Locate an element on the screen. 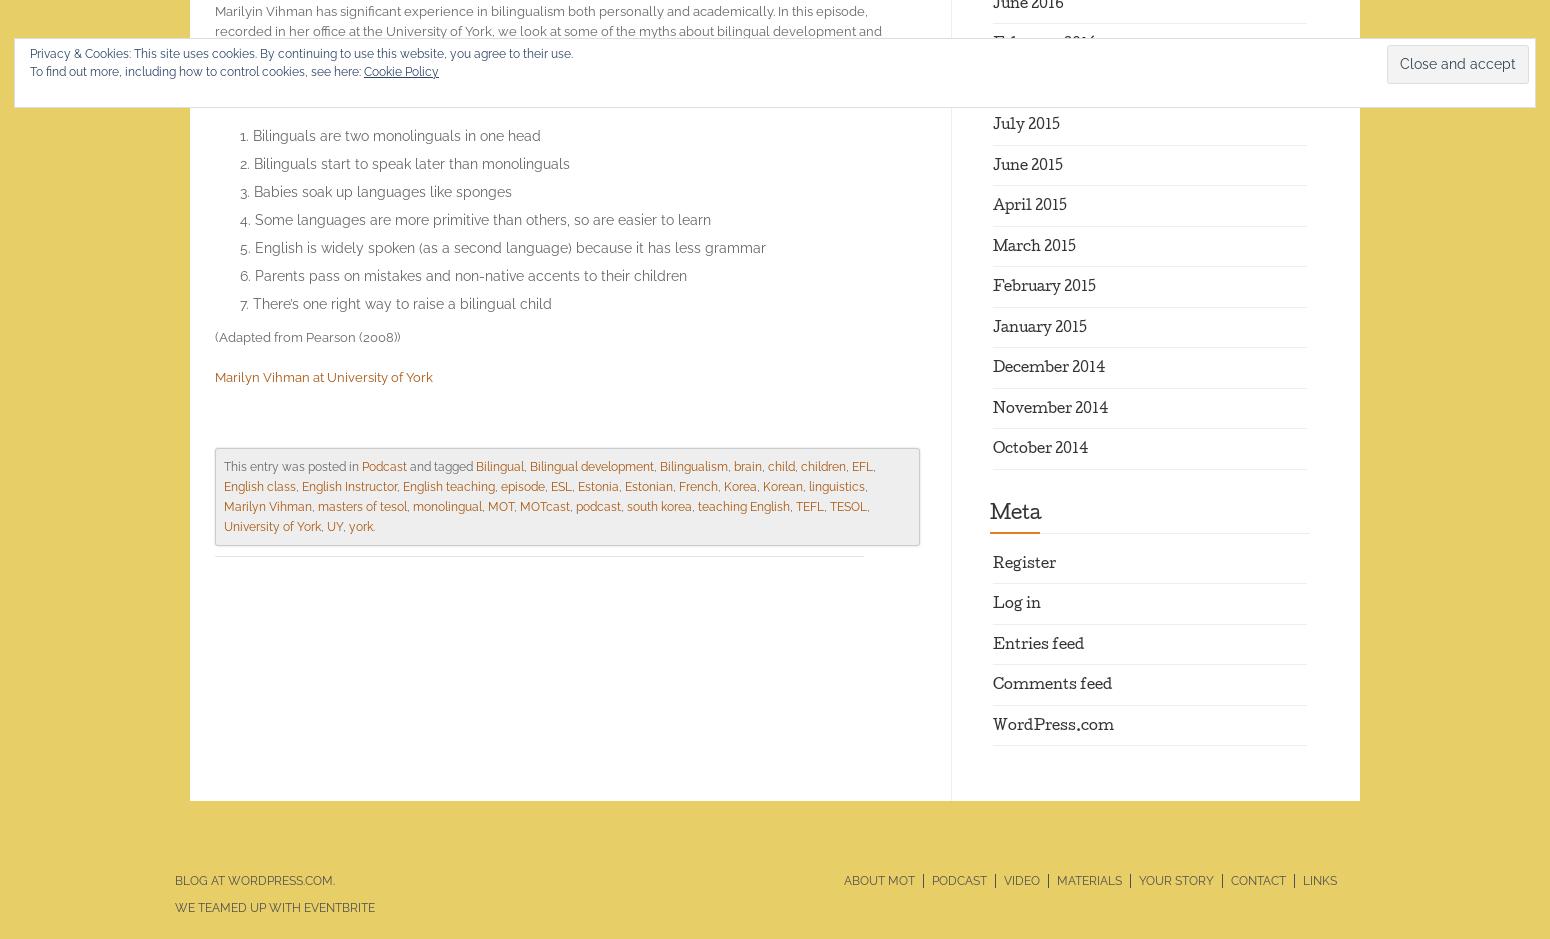 The image size is (1550, 939). 'children' is located at coordinates (822, 466).